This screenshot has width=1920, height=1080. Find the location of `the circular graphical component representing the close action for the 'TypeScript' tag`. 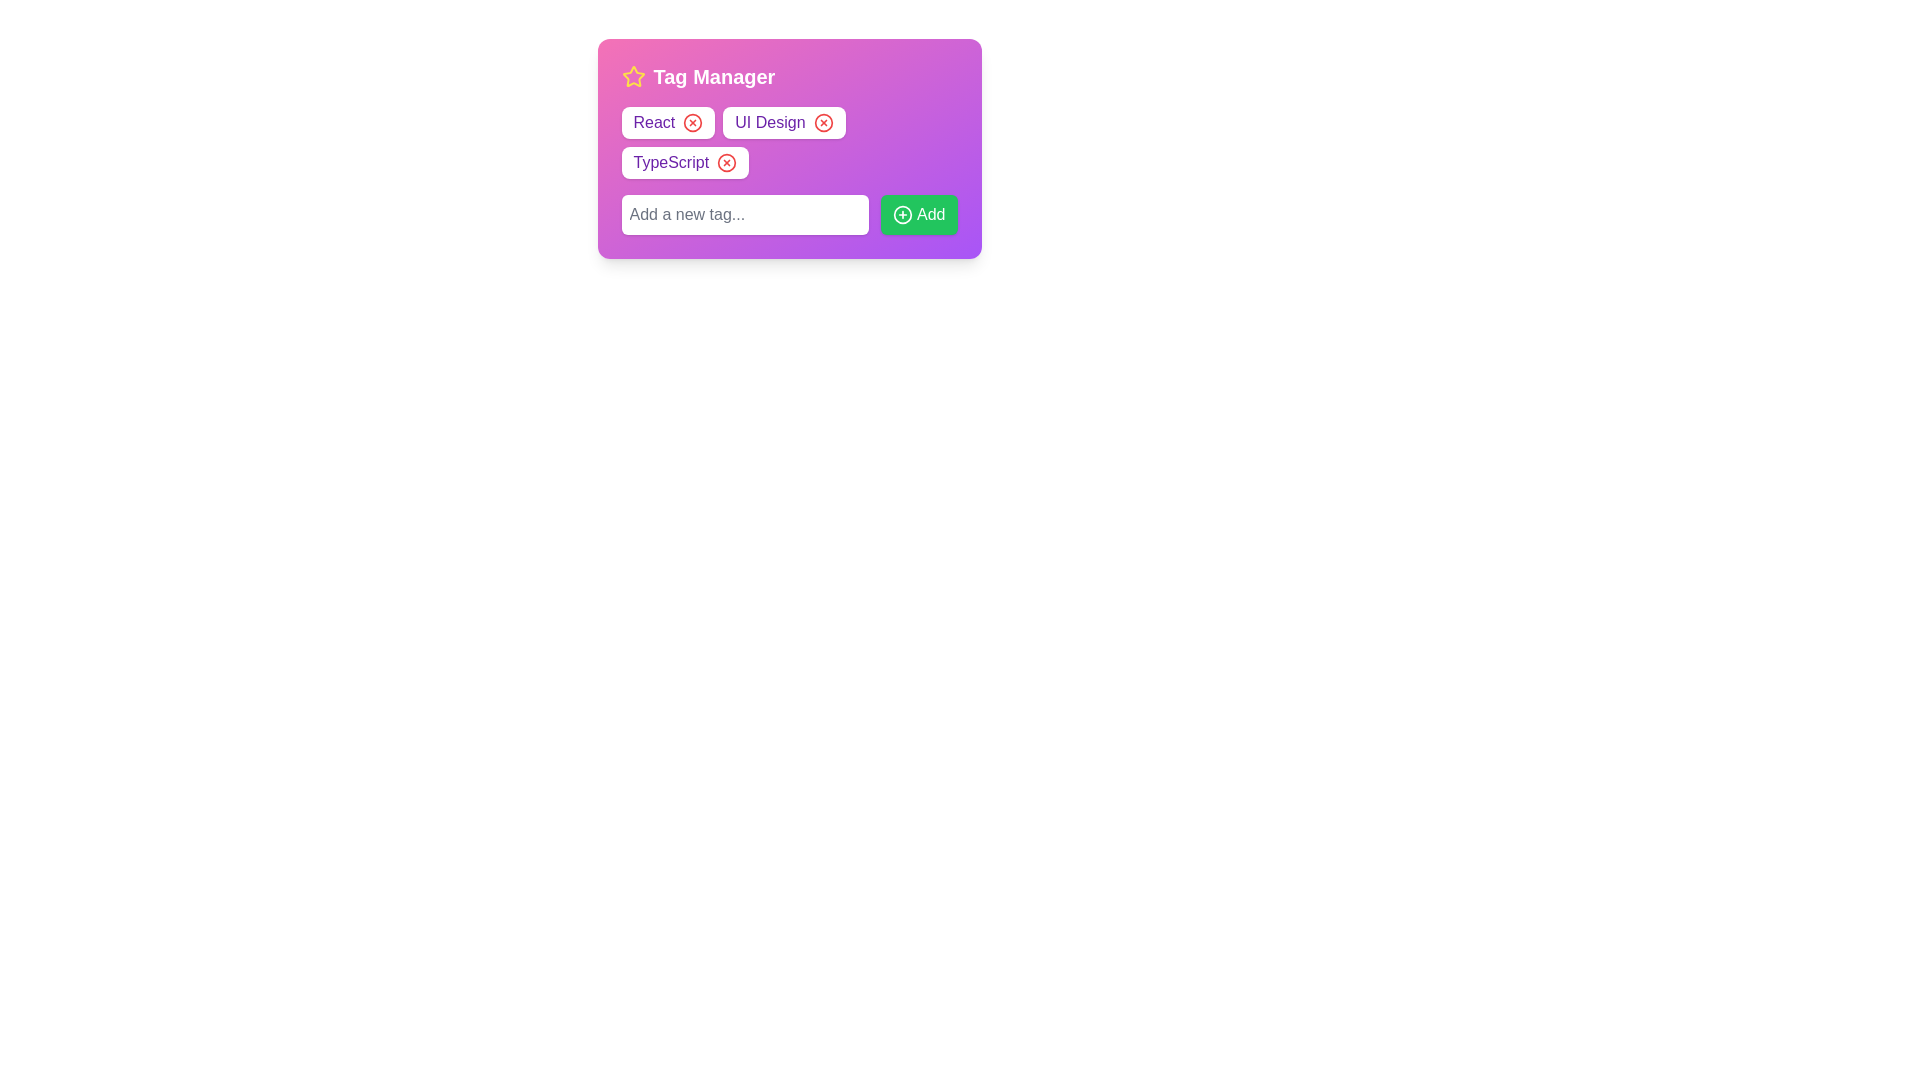

the circular graphical component representing the close action for the 'TypeScript' tag is located at coordinates (726, 161).